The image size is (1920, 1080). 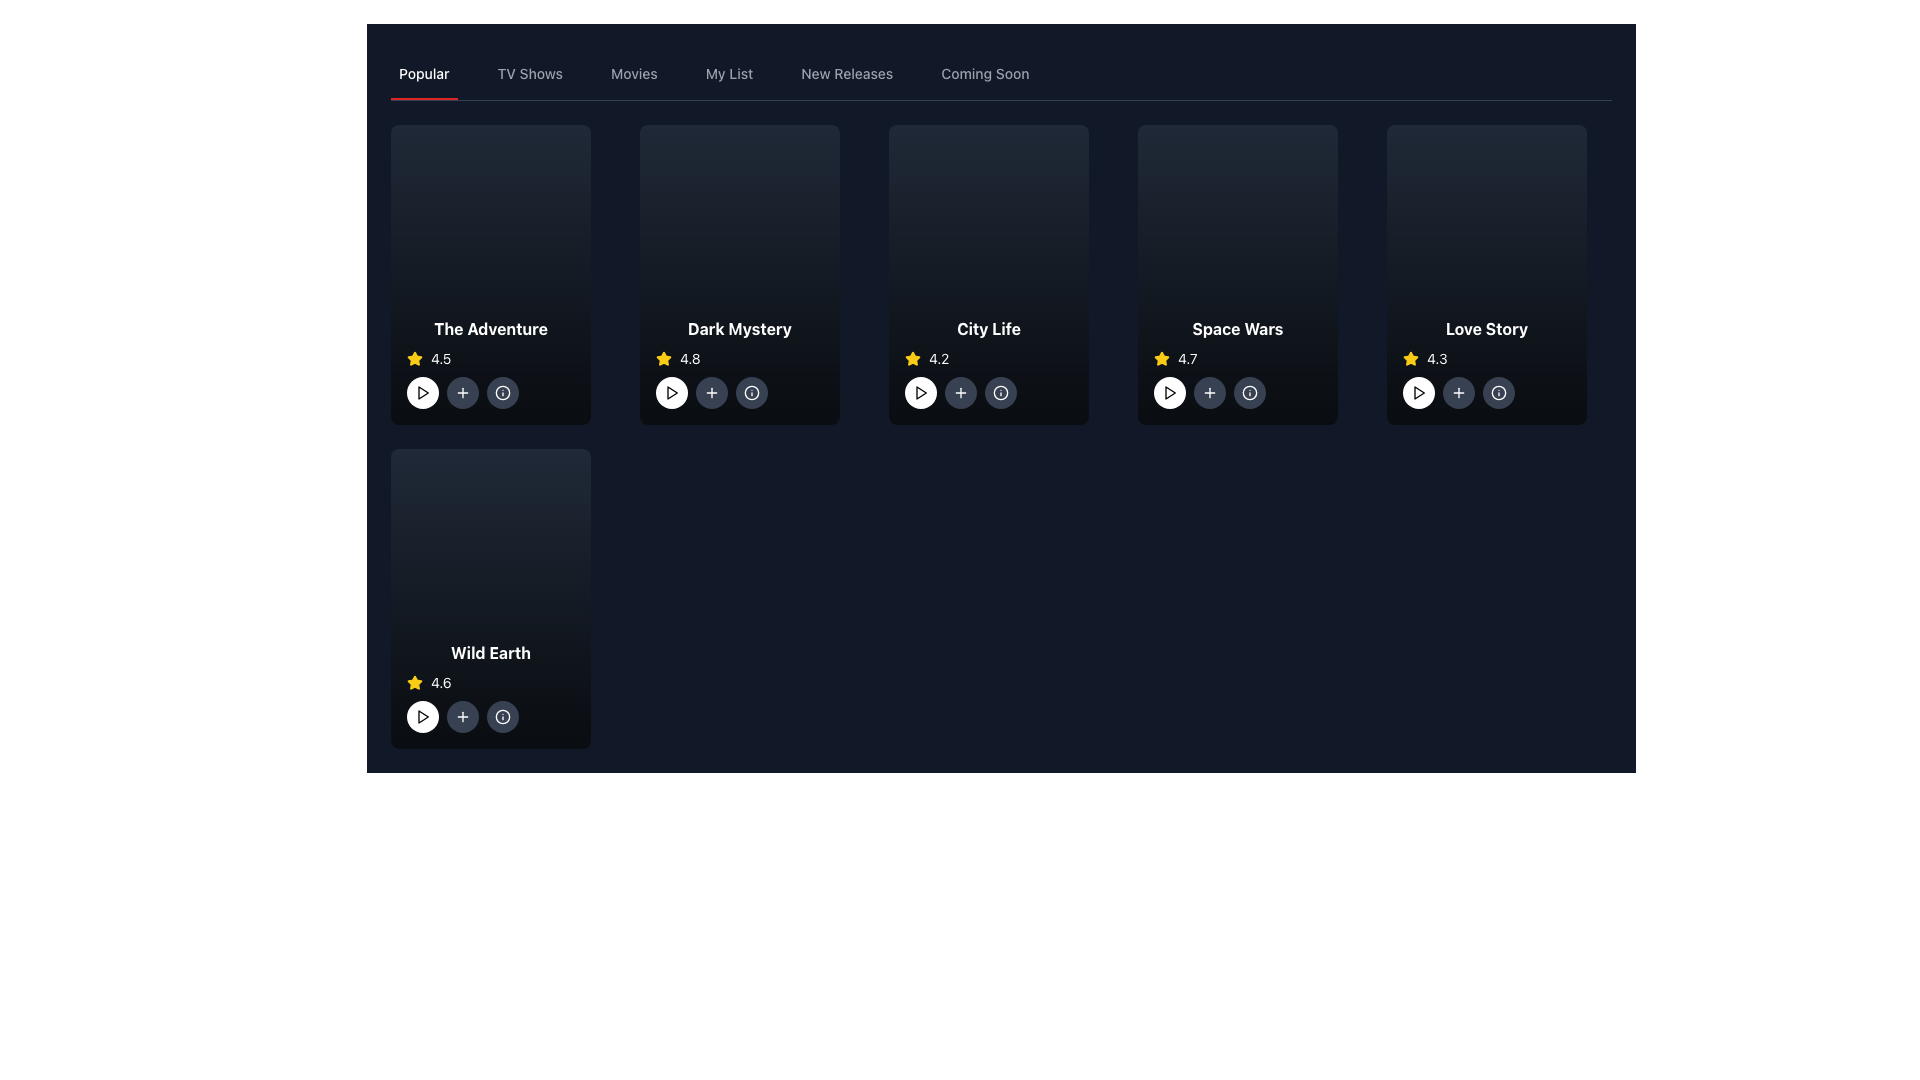 I want to click on the center button in the group of three circular buttons beneath the 'Wild Earth' card, so click(x=461, y=716).